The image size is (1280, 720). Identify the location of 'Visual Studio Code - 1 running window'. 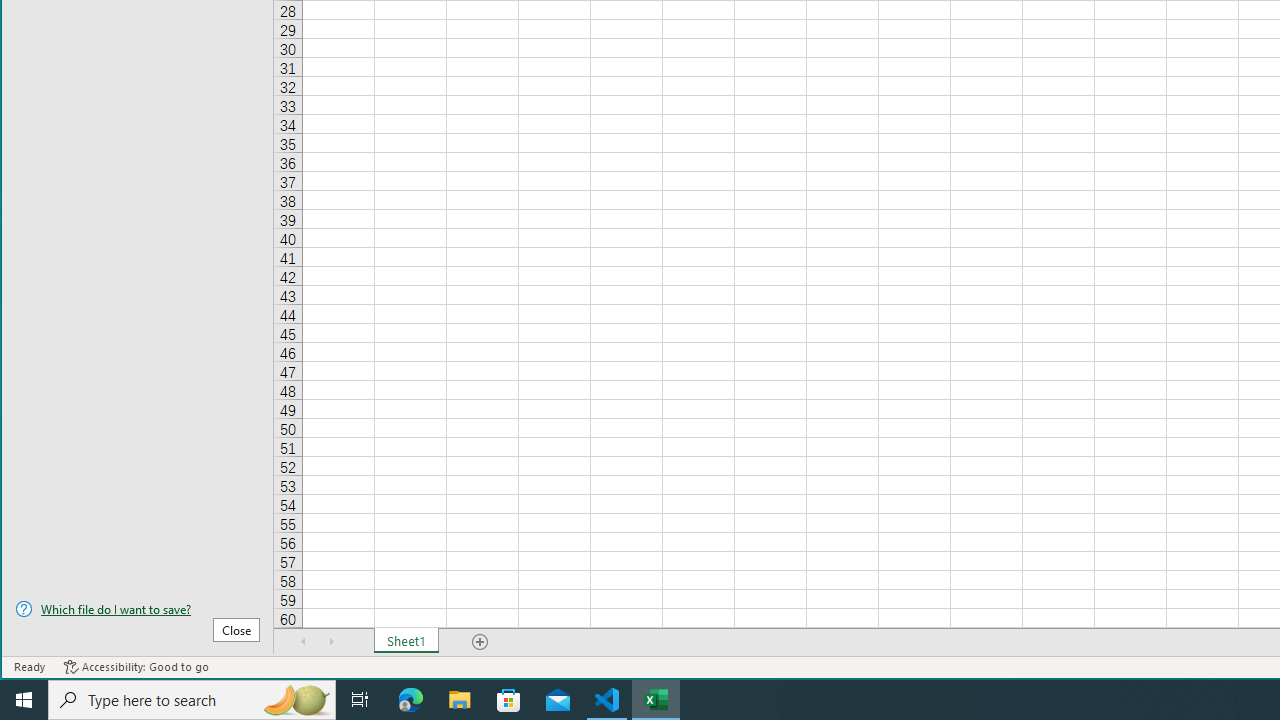
(606, 698).